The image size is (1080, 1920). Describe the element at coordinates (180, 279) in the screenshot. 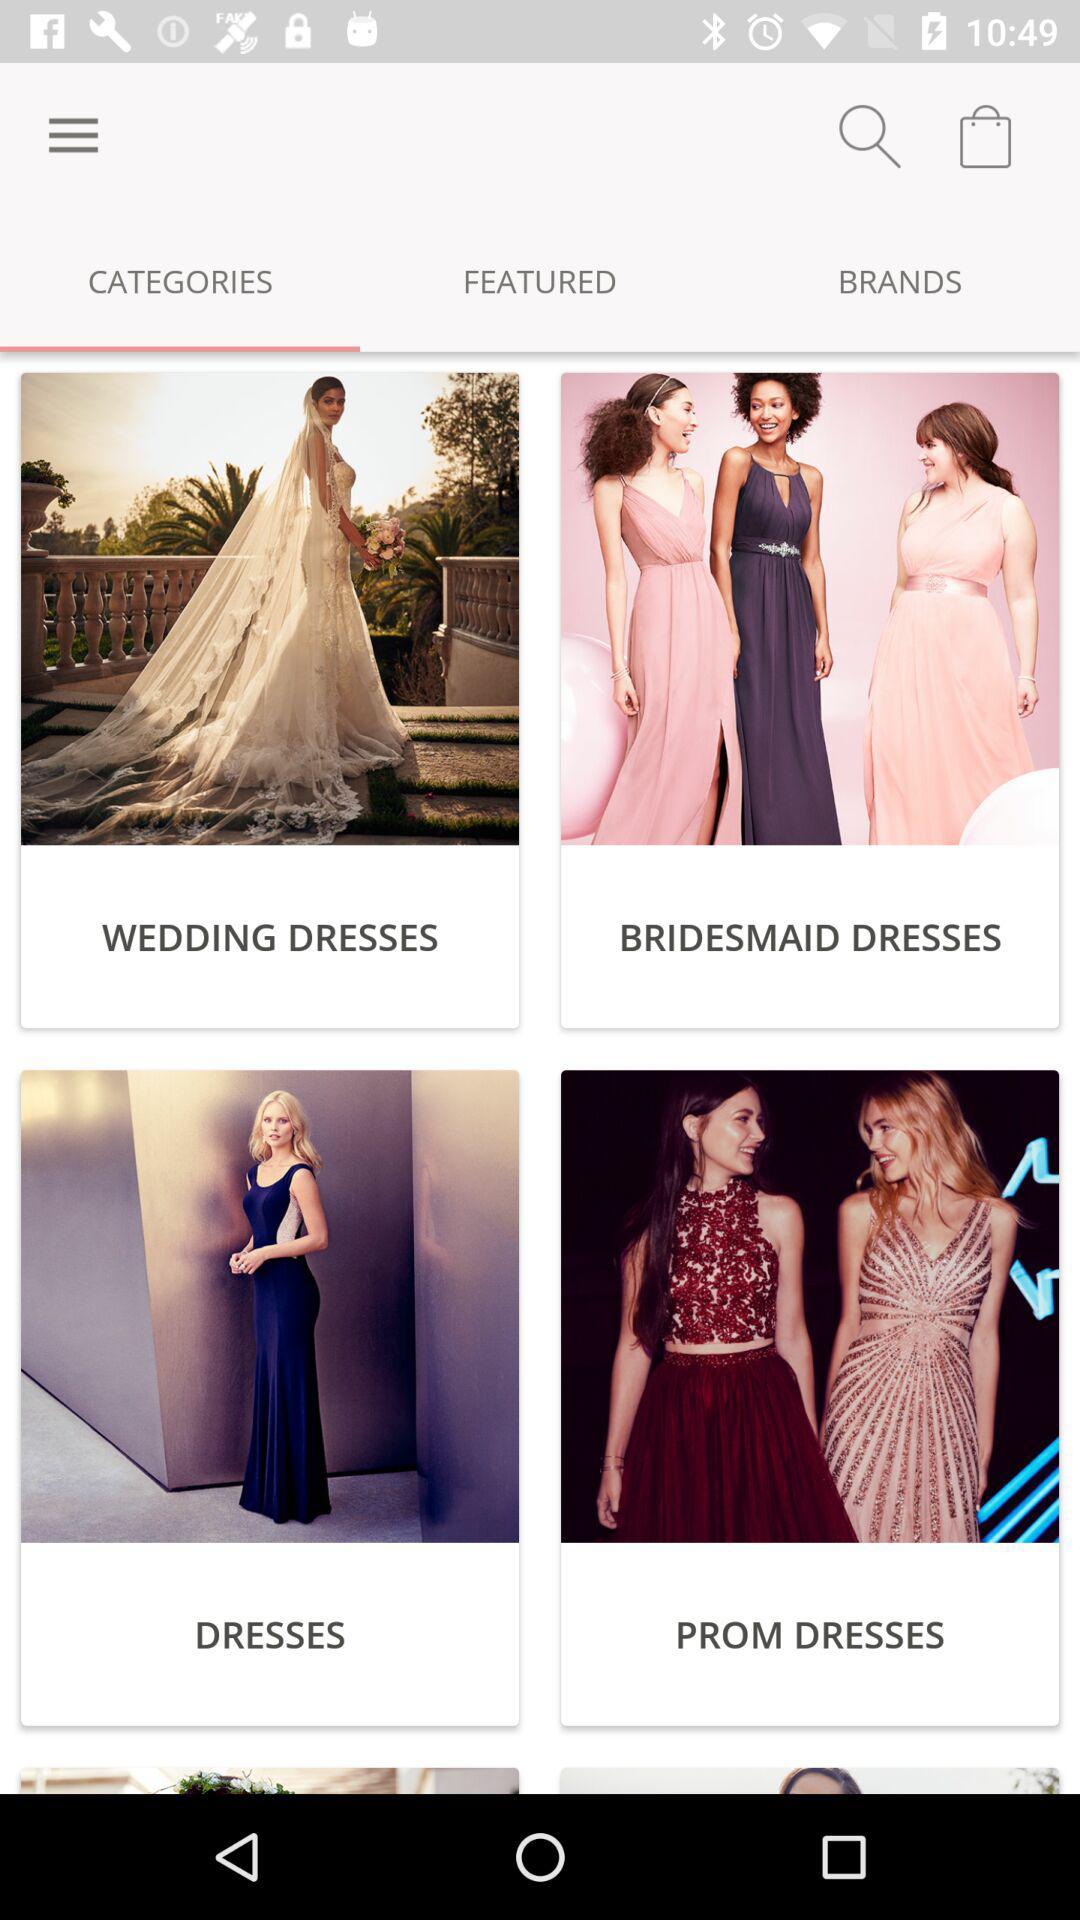

I see `categories icon` at that location.